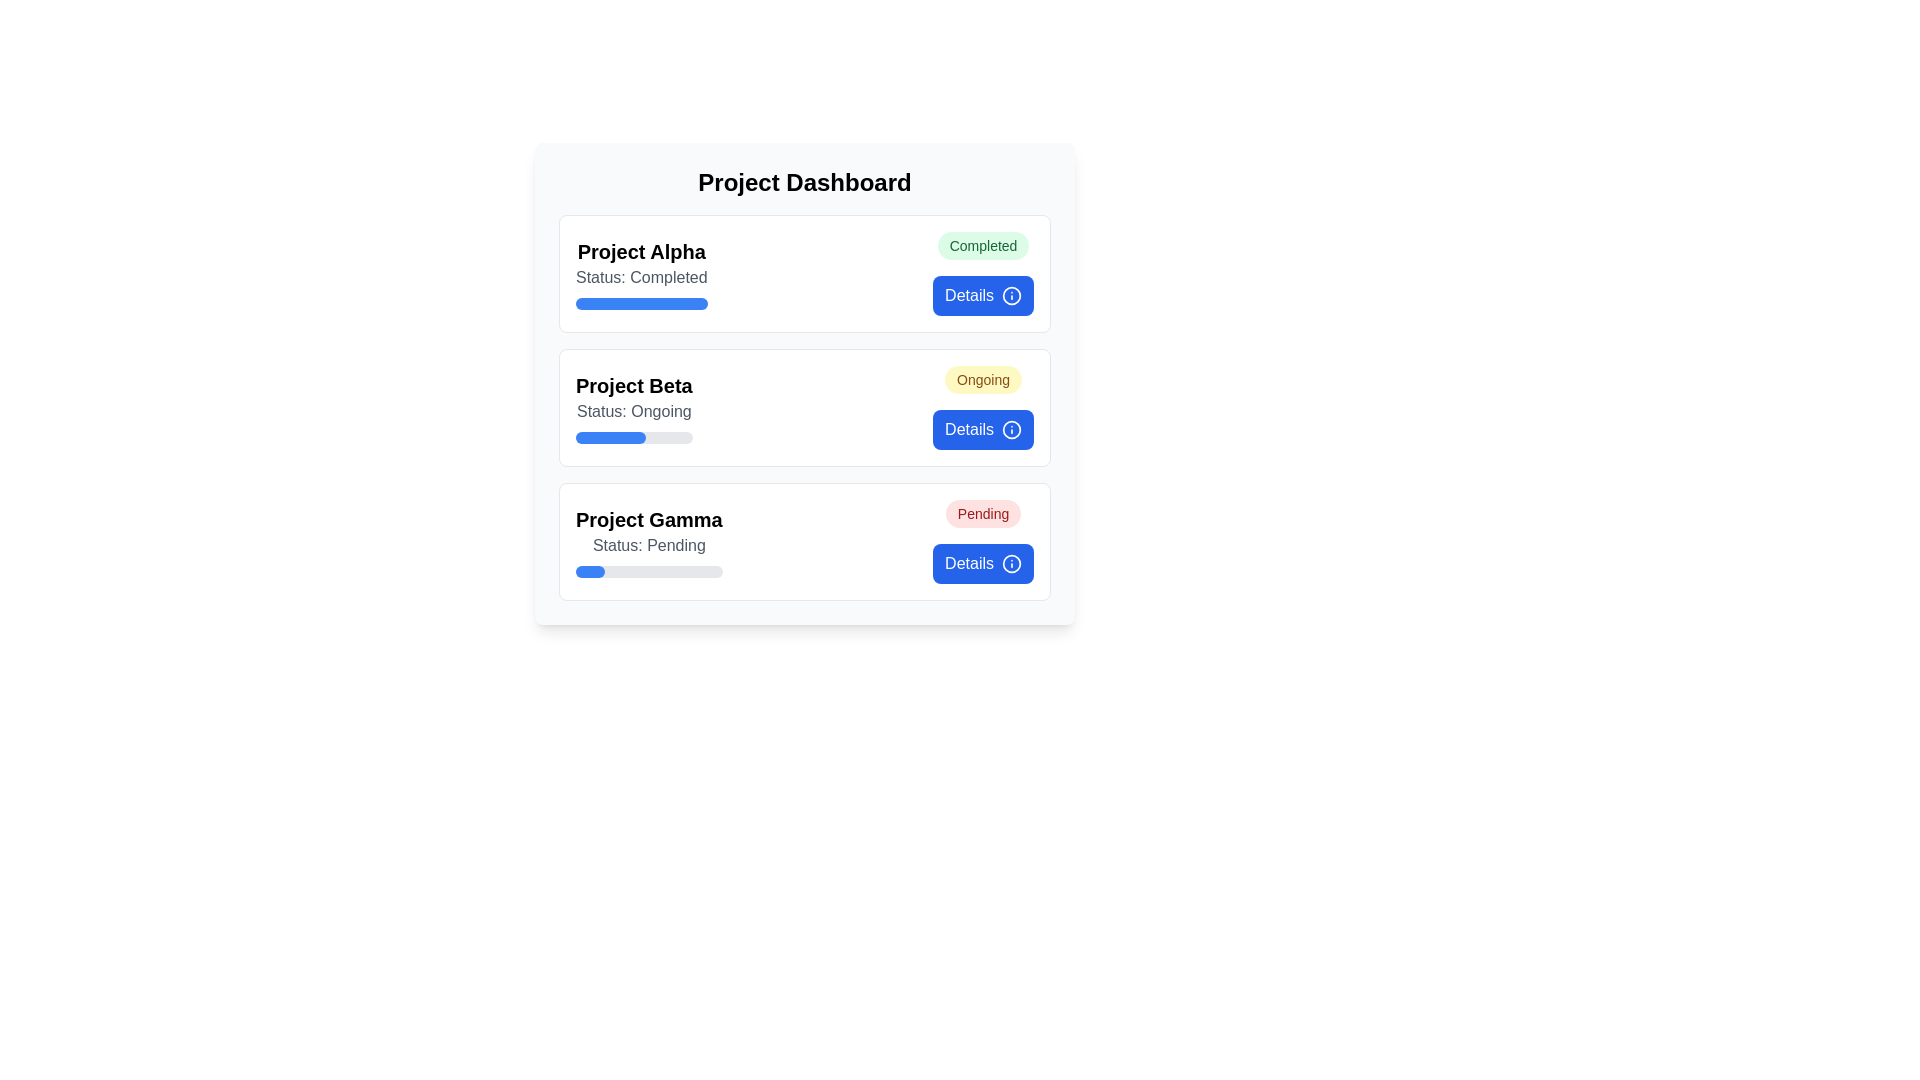  Describe the element at coordinates (1012, 428) in the screenshot. I see `the information icon with a blue circular outline located at the right end of the 'Details' button for Project Beta` at that location.